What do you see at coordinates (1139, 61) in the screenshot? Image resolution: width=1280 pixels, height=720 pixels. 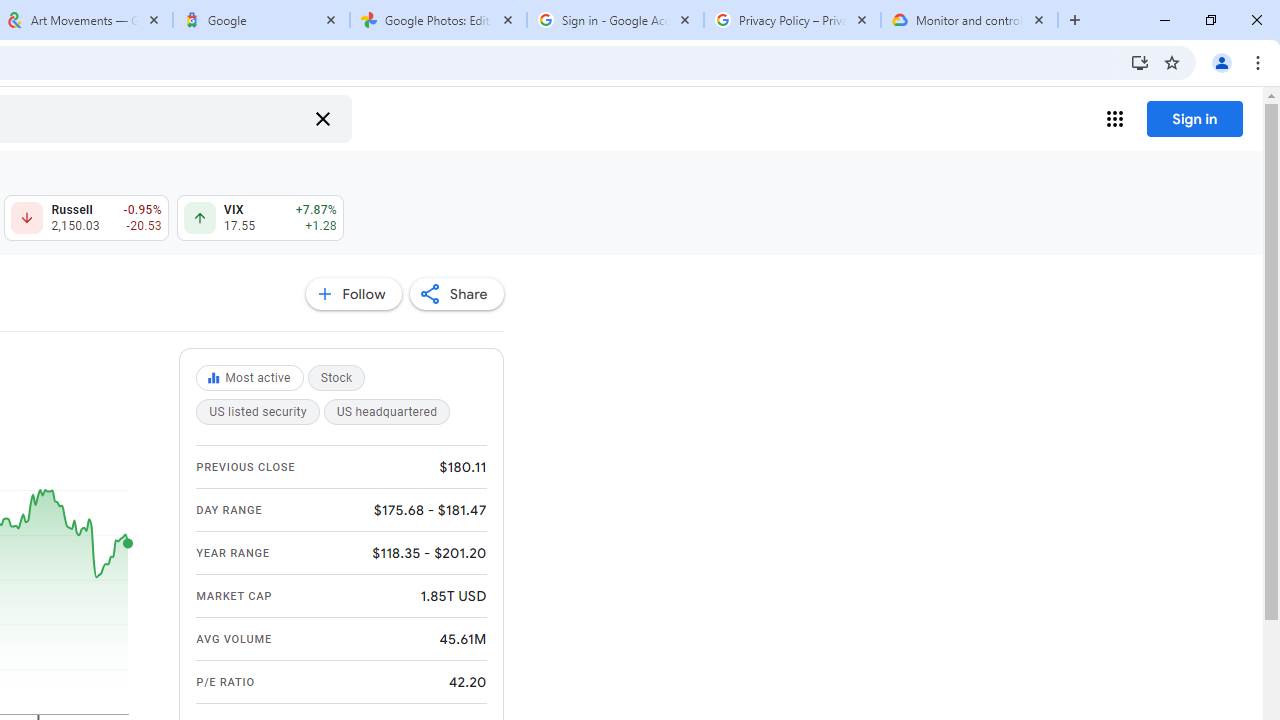 I see `'Install Google Finance'` at bounding box center [1139, 61].